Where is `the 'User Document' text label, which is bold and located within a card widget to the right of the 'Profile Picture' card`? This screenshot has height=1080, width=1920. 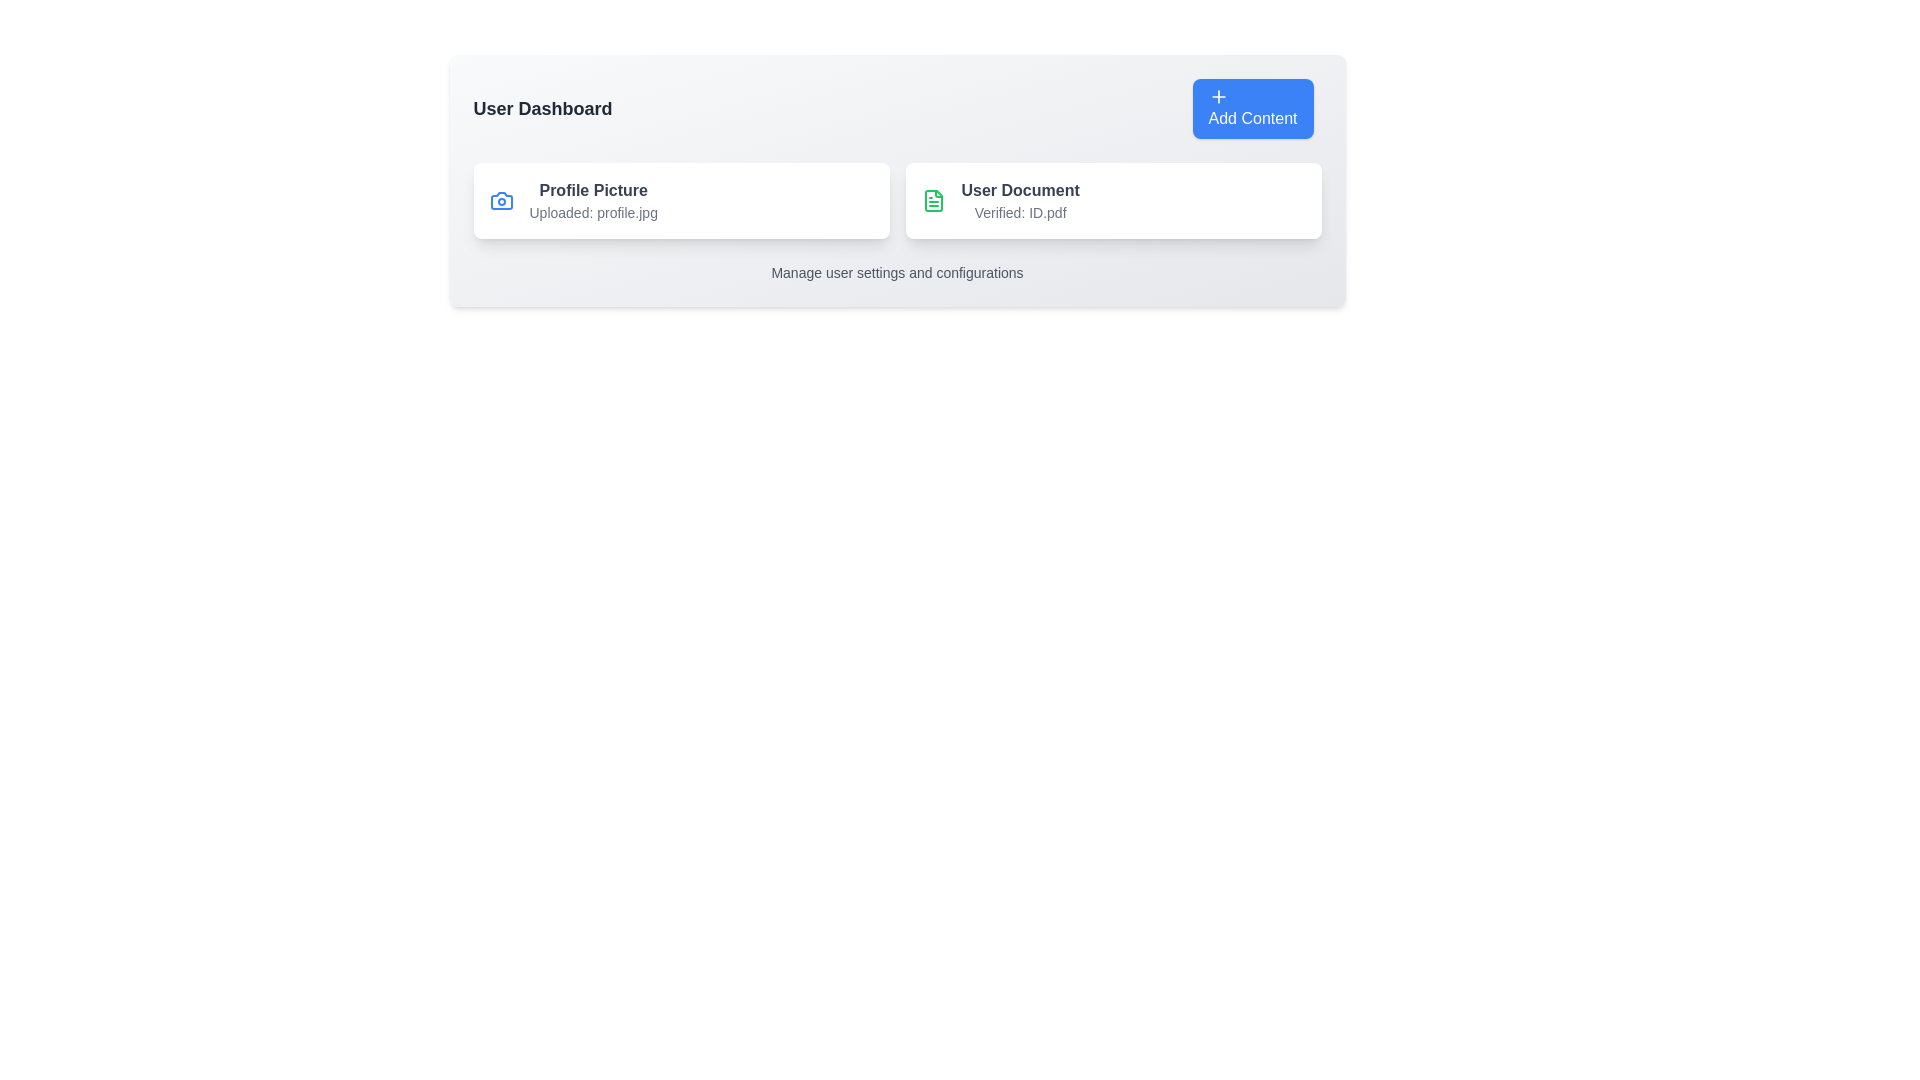 the 'User Document' text label, which is bold and located within a card widget to the right of the 'Profile Picture' card is located at coordinates (1020, 200).